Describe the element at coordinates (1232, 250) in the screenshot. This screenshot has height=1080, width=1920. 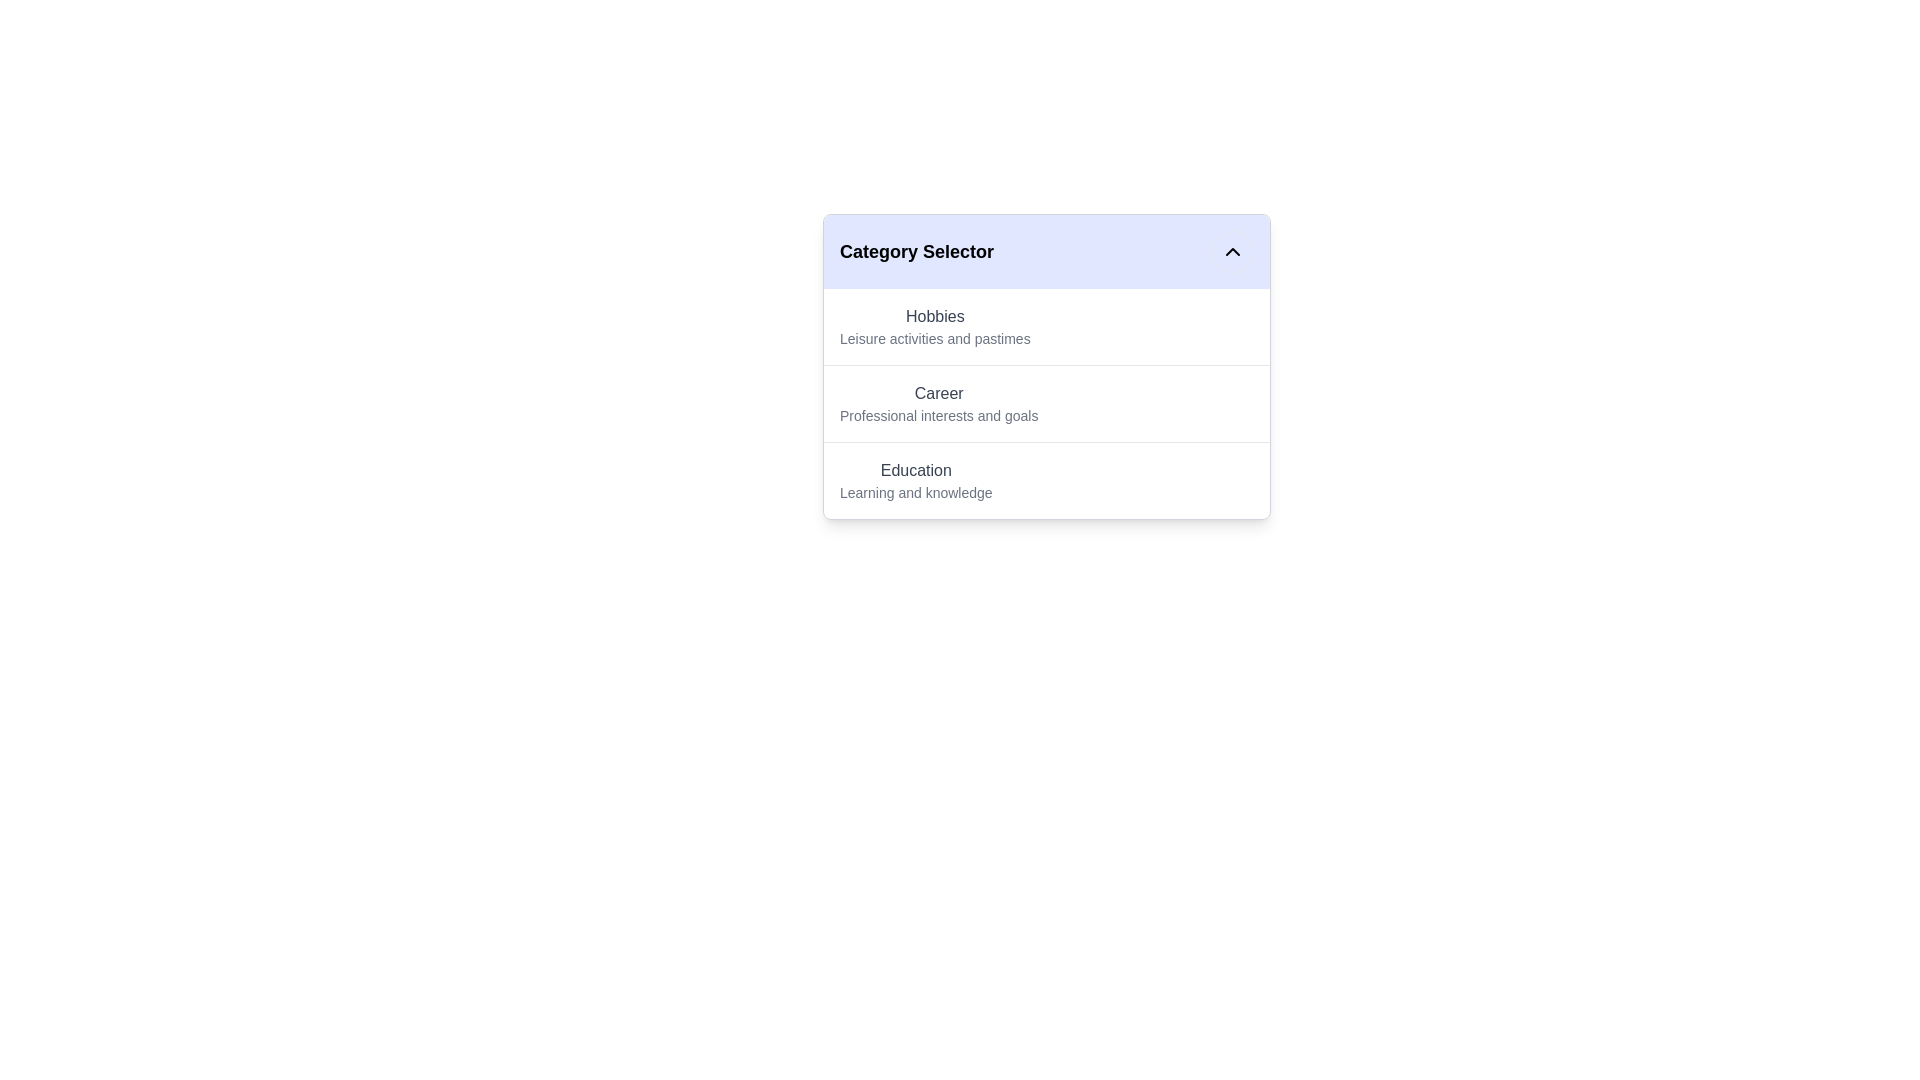
I see `the toggle button located in the top-right corner of the 'Category Selector' panel` at that location.